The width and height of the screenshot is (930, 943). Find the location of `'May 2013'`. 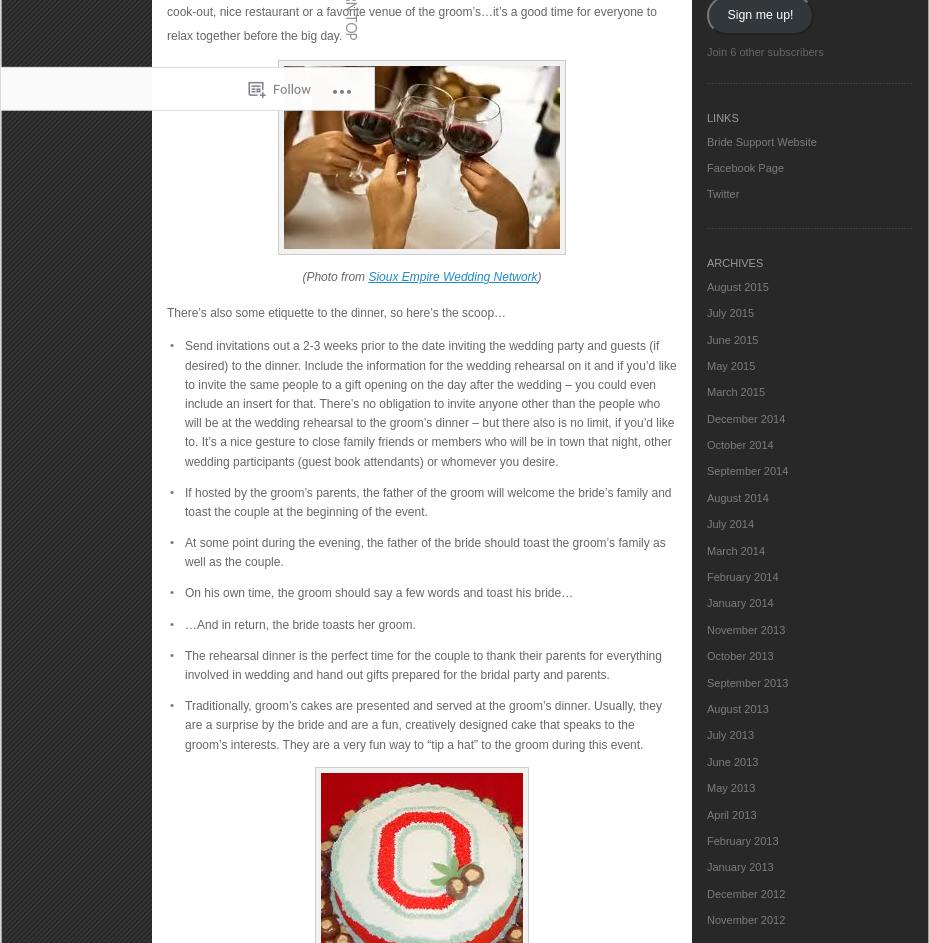

'May 2013' is located at coordinates (706, 786).